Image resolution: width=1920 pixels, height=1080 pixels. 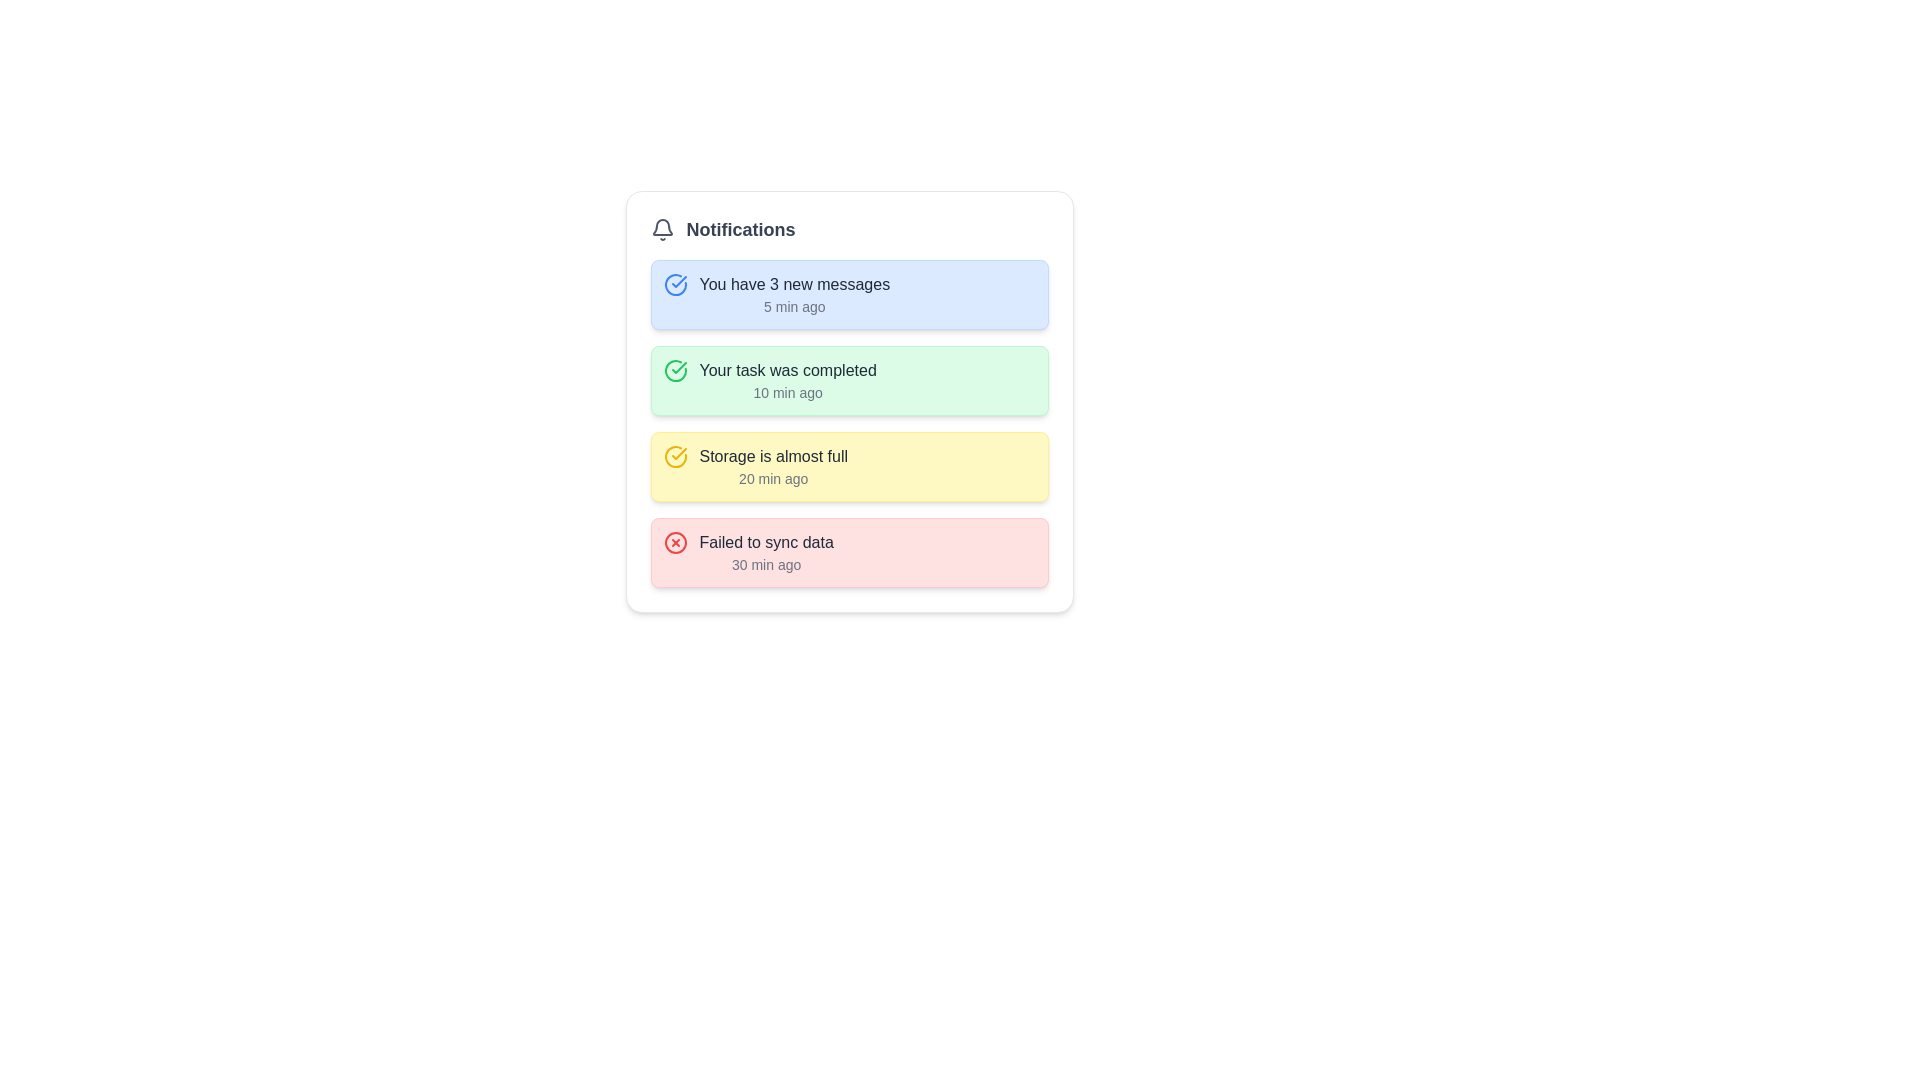 What do you see at coordinates (675, 370) in the screenshot?
I see `the success notification icon located in the second notification card with a green background, positioned to the left of the main notification text` at bounding box center [675, 370].